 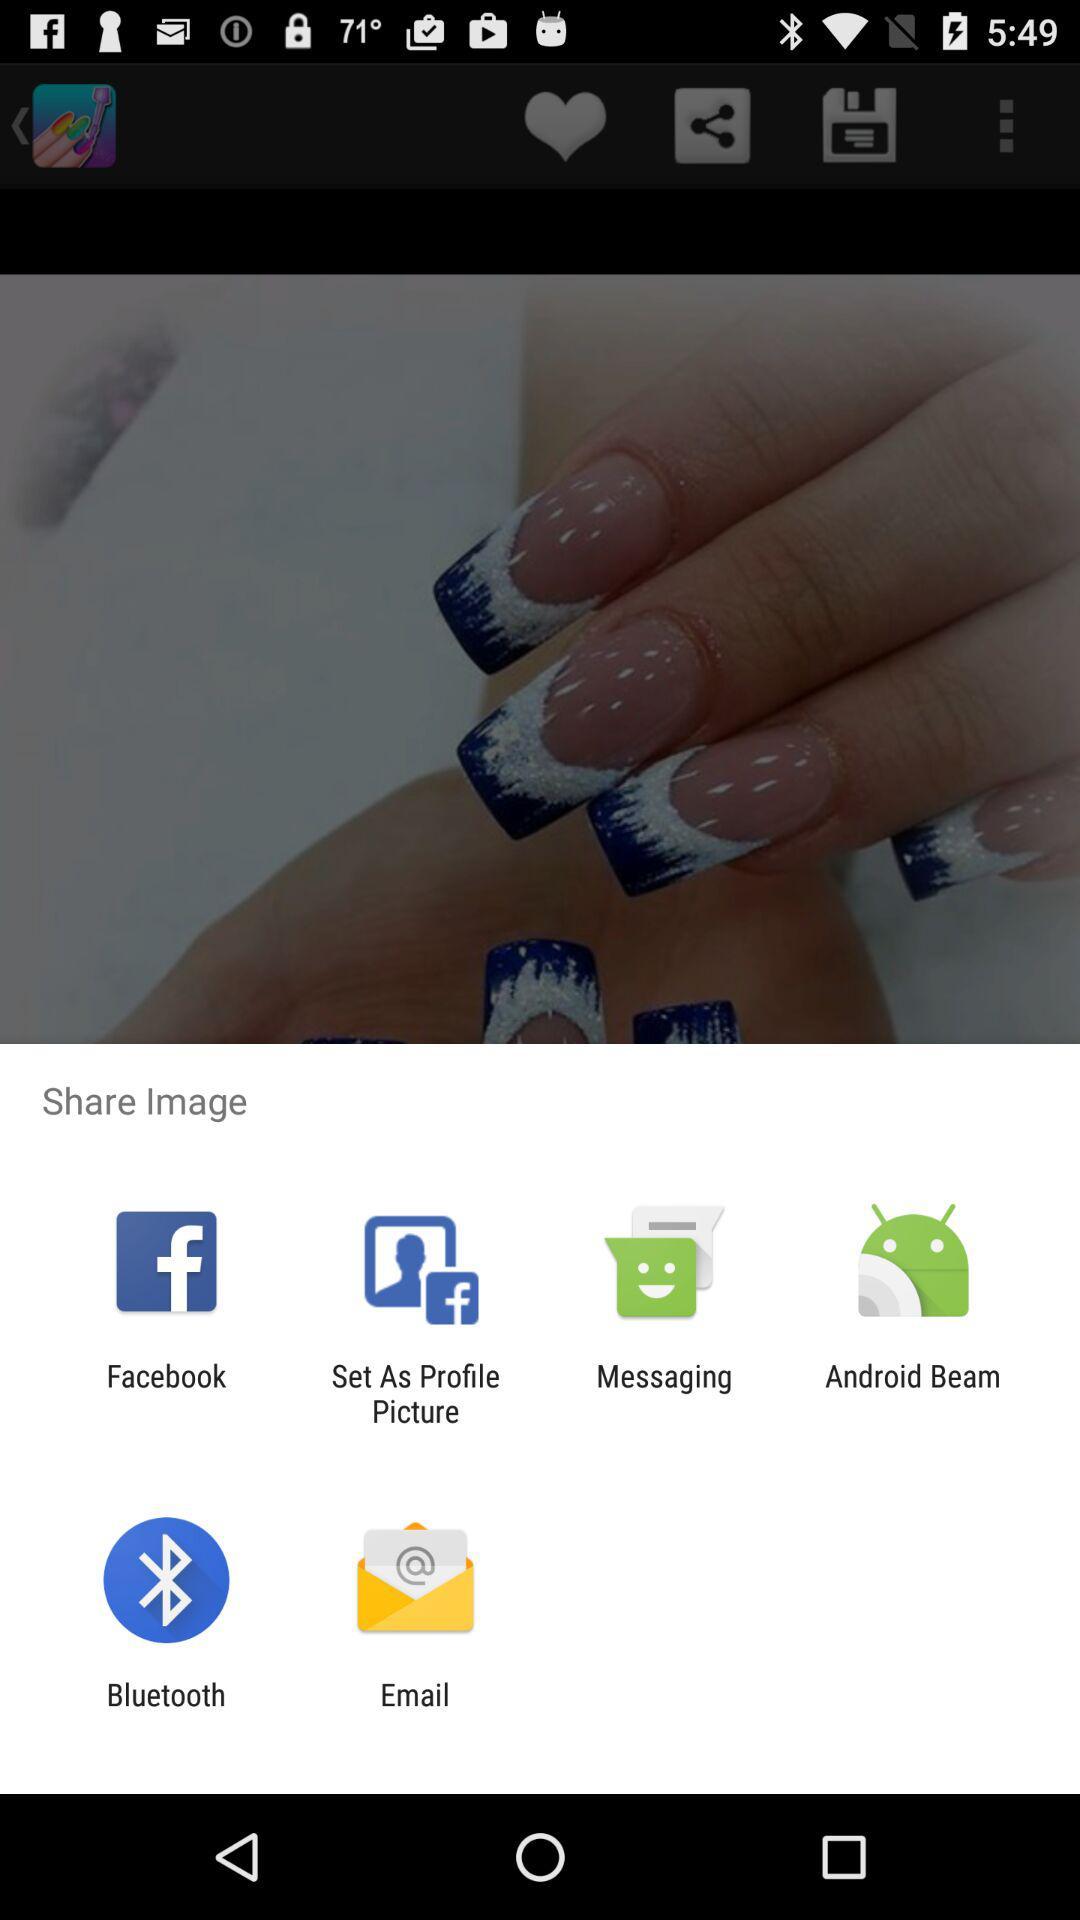 What do you see at coordinates (165, 1392) in the screenshot?
I see `app to the left of set as profile` at bounding box center [165, 1392].